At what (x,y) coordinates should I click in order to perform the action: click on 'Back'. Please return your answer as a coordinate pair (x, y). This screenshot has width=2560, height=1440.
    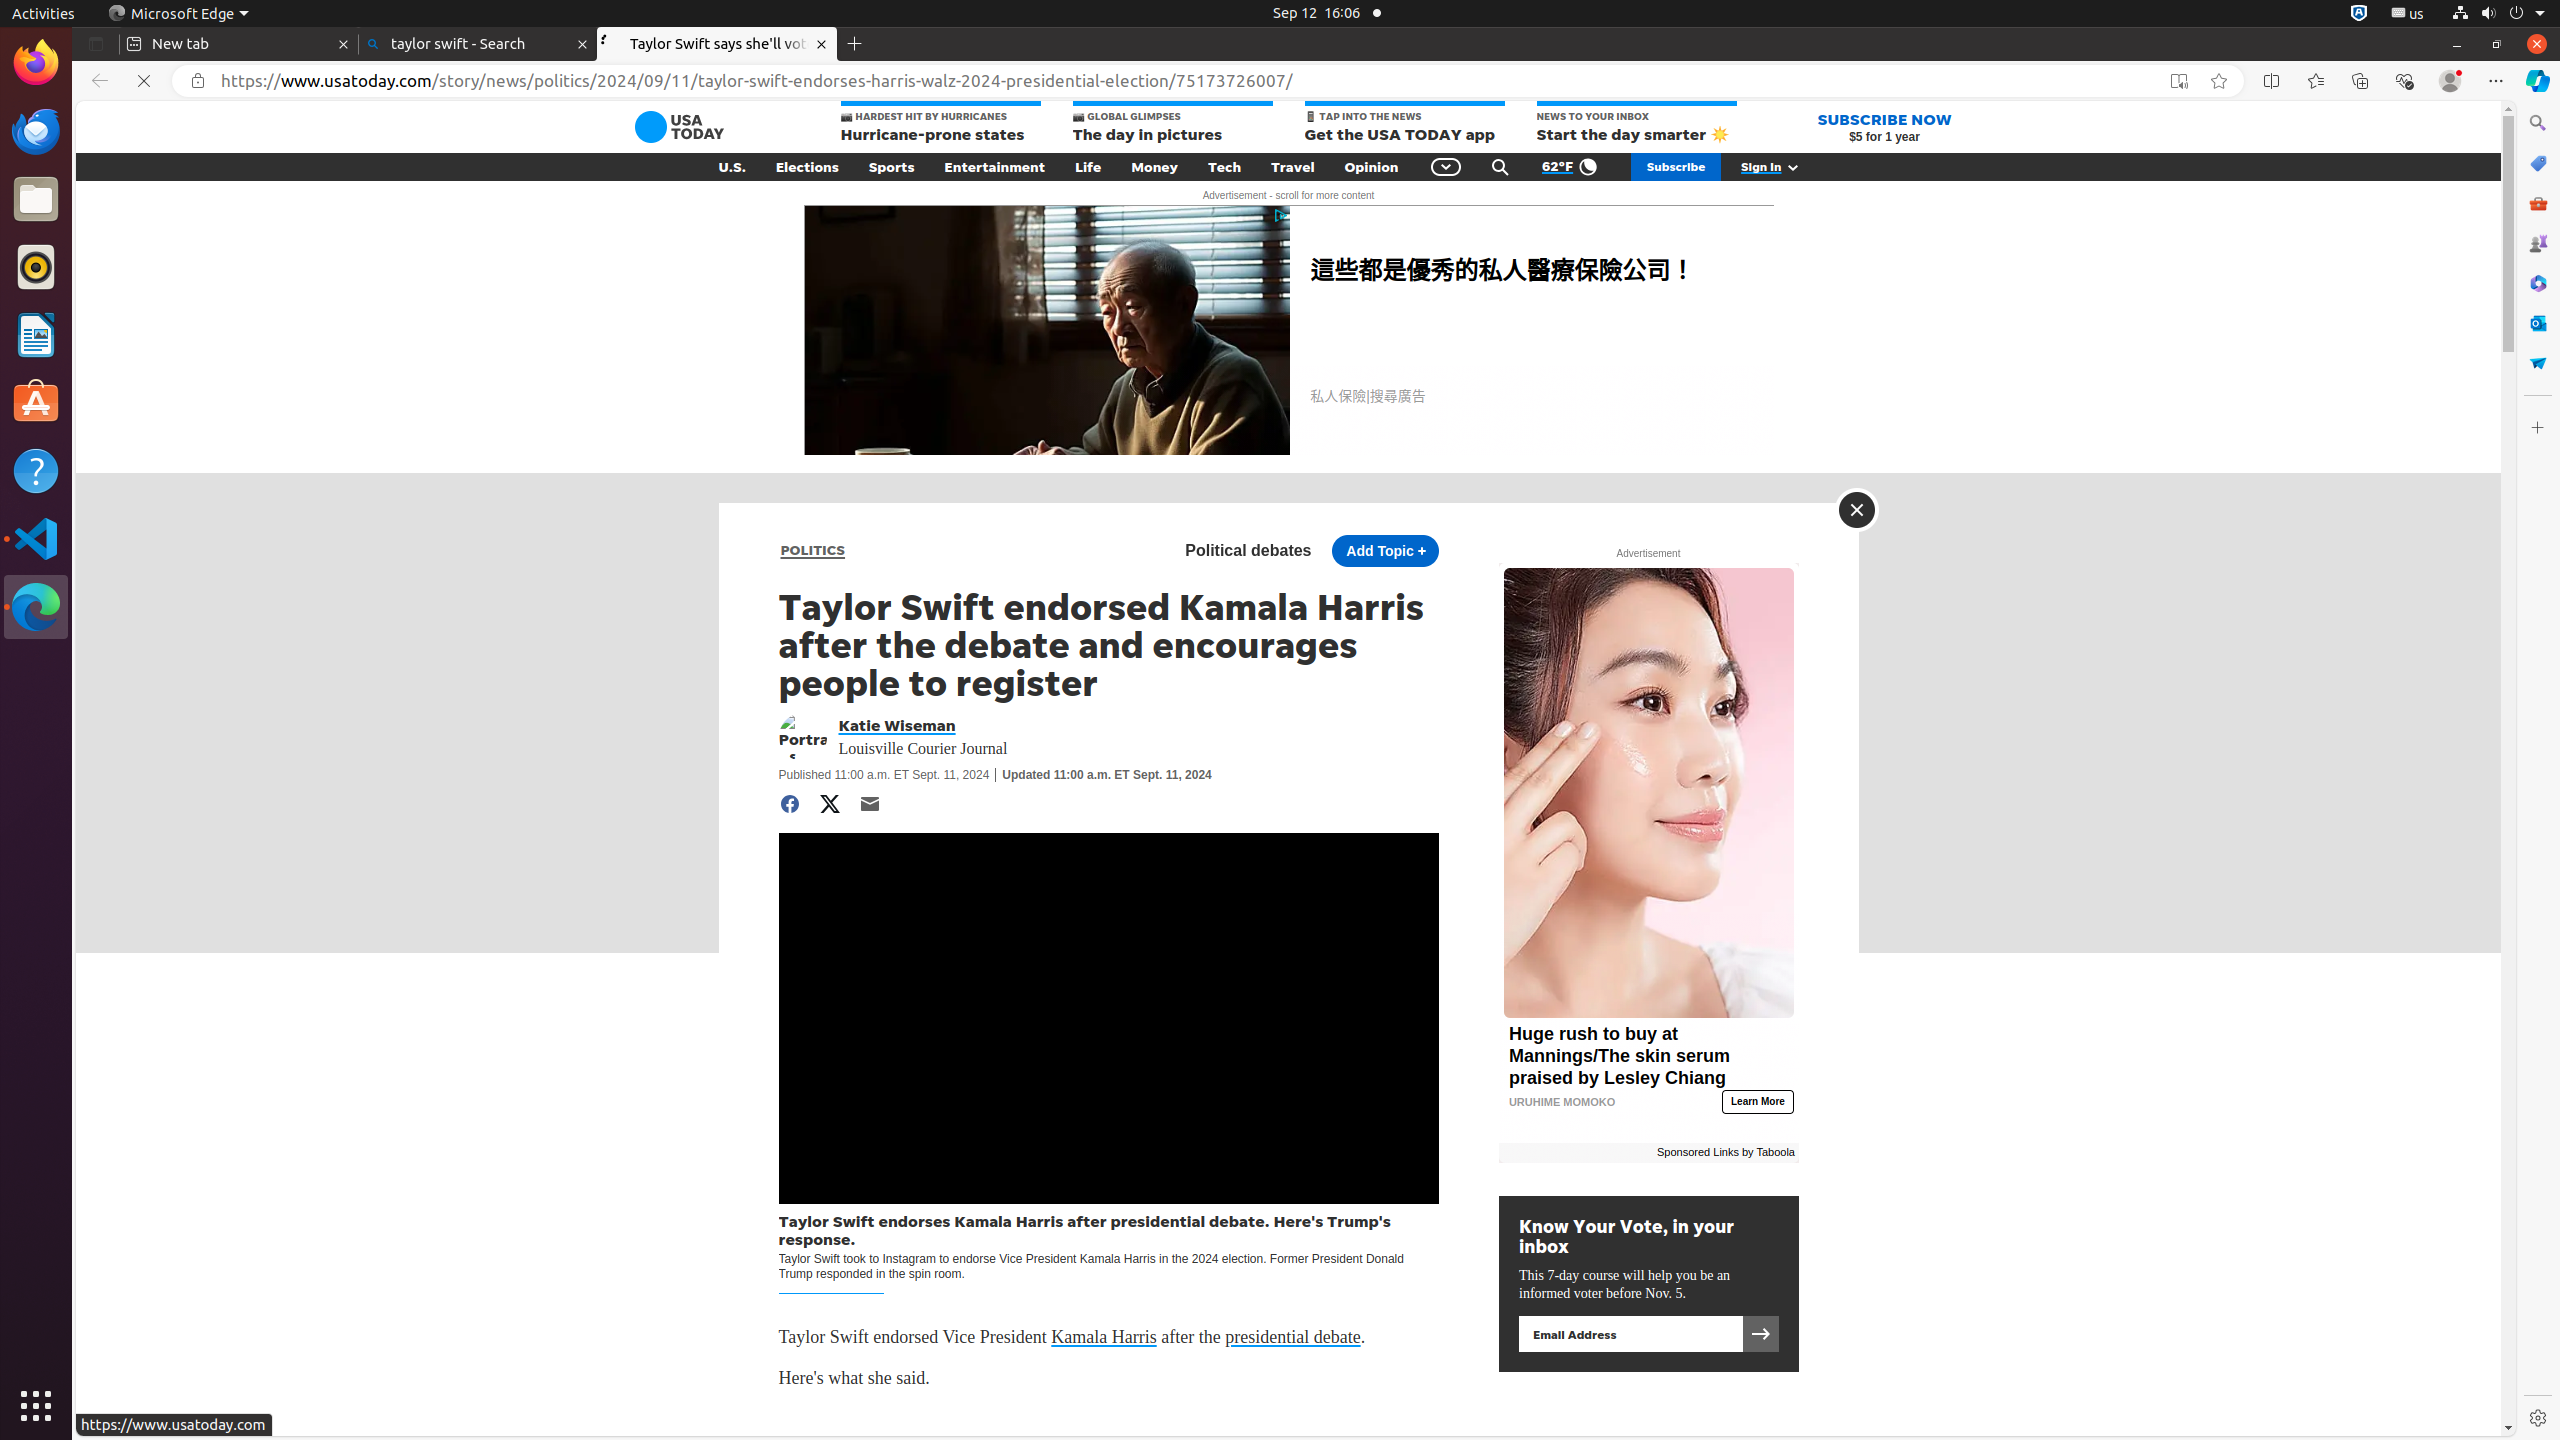
    Looking at the image, I should click on (95, 80).